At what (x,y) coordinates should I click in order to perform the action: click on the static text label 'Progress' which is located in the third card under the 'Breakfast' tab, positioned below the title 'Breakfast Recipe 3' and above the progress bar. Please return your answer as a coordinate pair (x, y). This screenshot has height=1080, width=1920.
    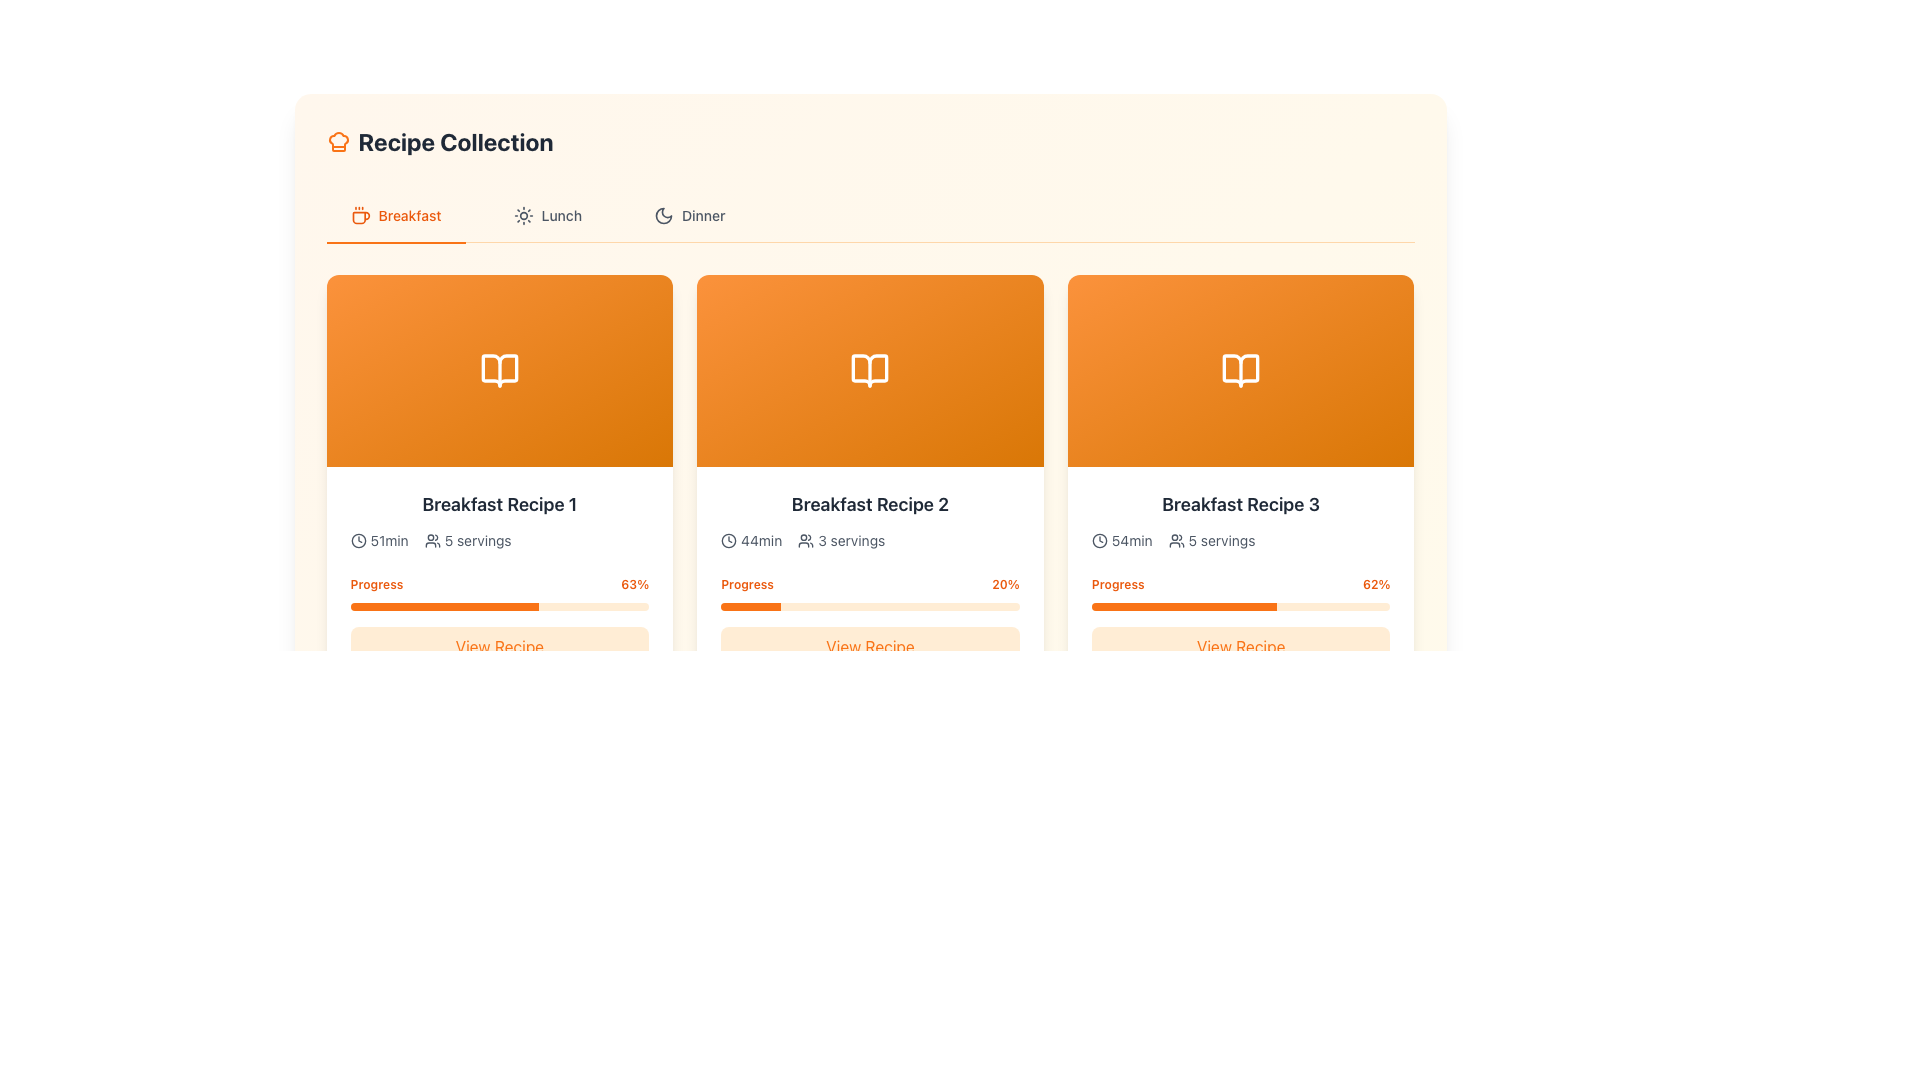
    Looking at the image, I should click on (1117, 585).